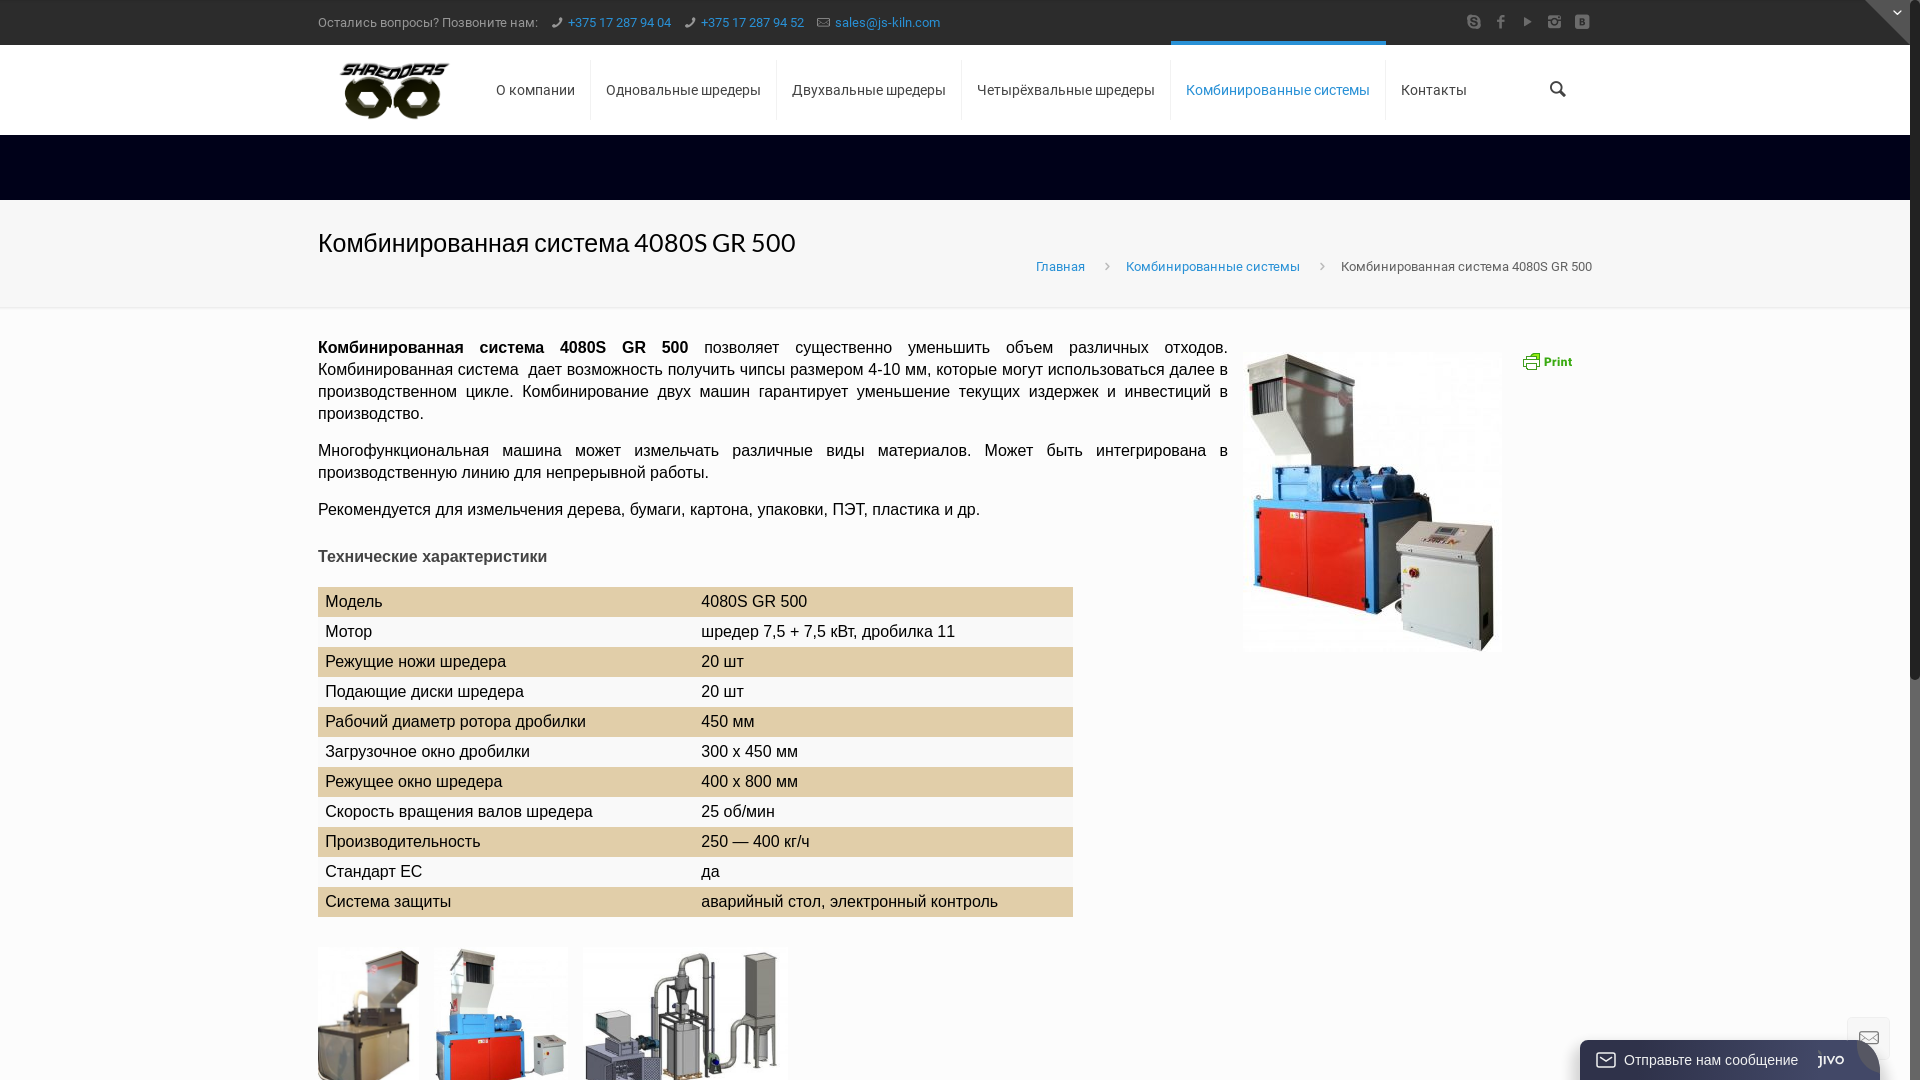 The width and height of the screenshot is (1920, 1080). Describe the element at coordinates (618, 22) in the screenshot. I see `'+375 17 287 94 04'` at that location.